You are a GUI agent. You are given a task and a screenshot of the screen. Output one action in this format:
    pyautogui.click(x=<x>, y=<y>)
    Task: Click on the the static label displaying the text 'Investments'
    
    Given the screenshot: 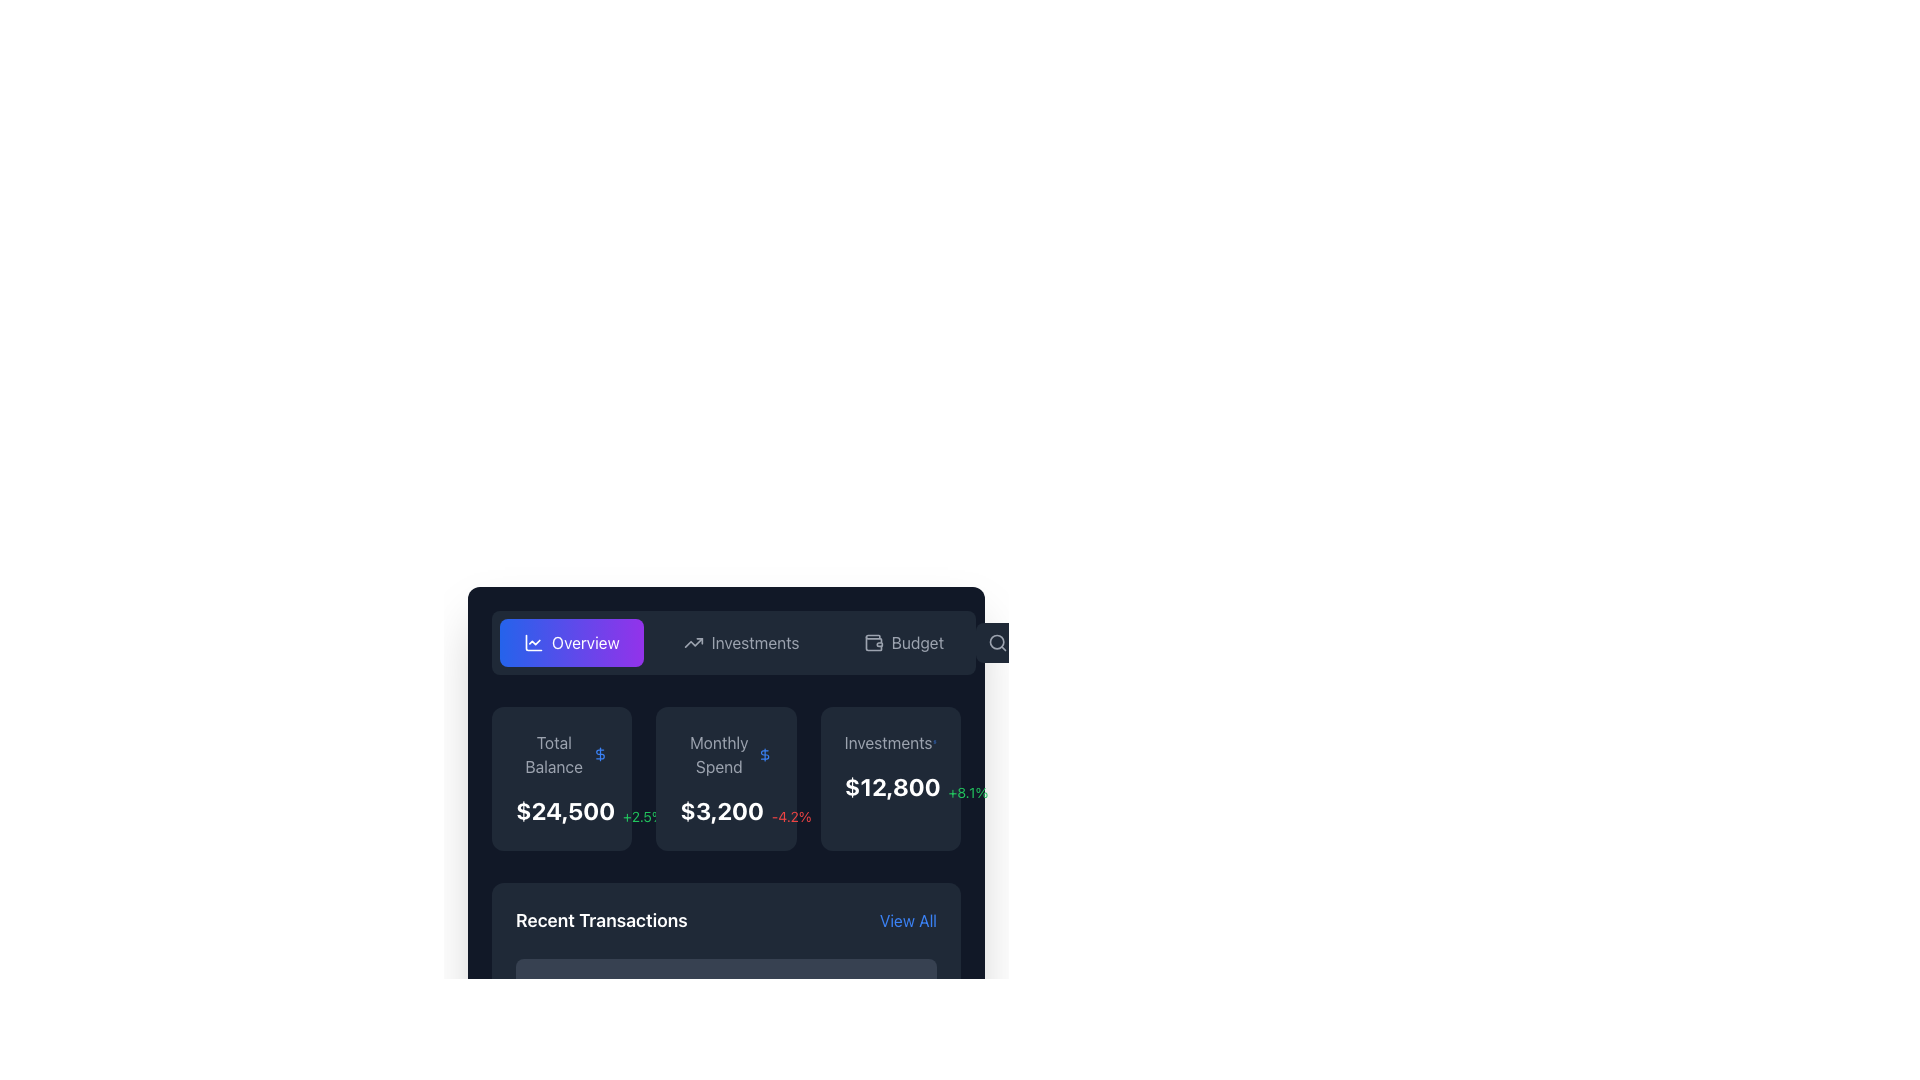 What is the action you would take?
    pyautogui.click(x=887, y=743)
    